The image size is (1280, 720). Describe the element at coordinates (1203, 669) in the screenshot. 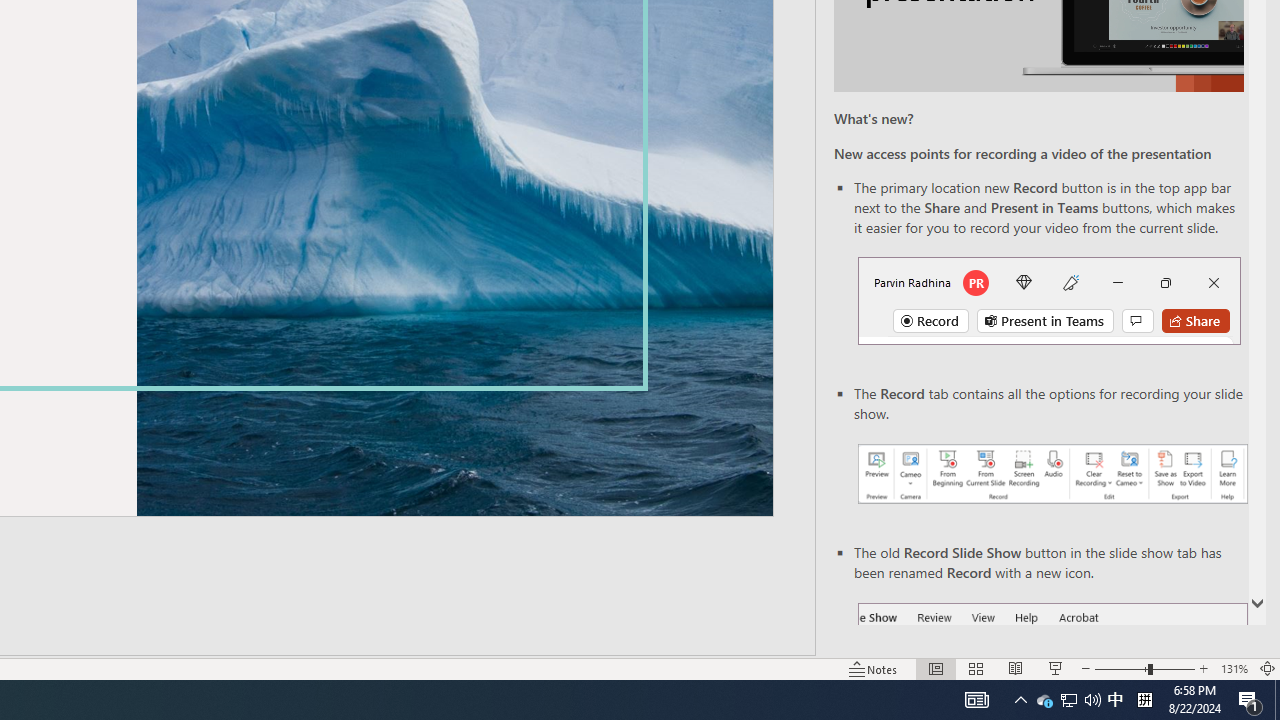

I see `'Zoom In'` at that location.